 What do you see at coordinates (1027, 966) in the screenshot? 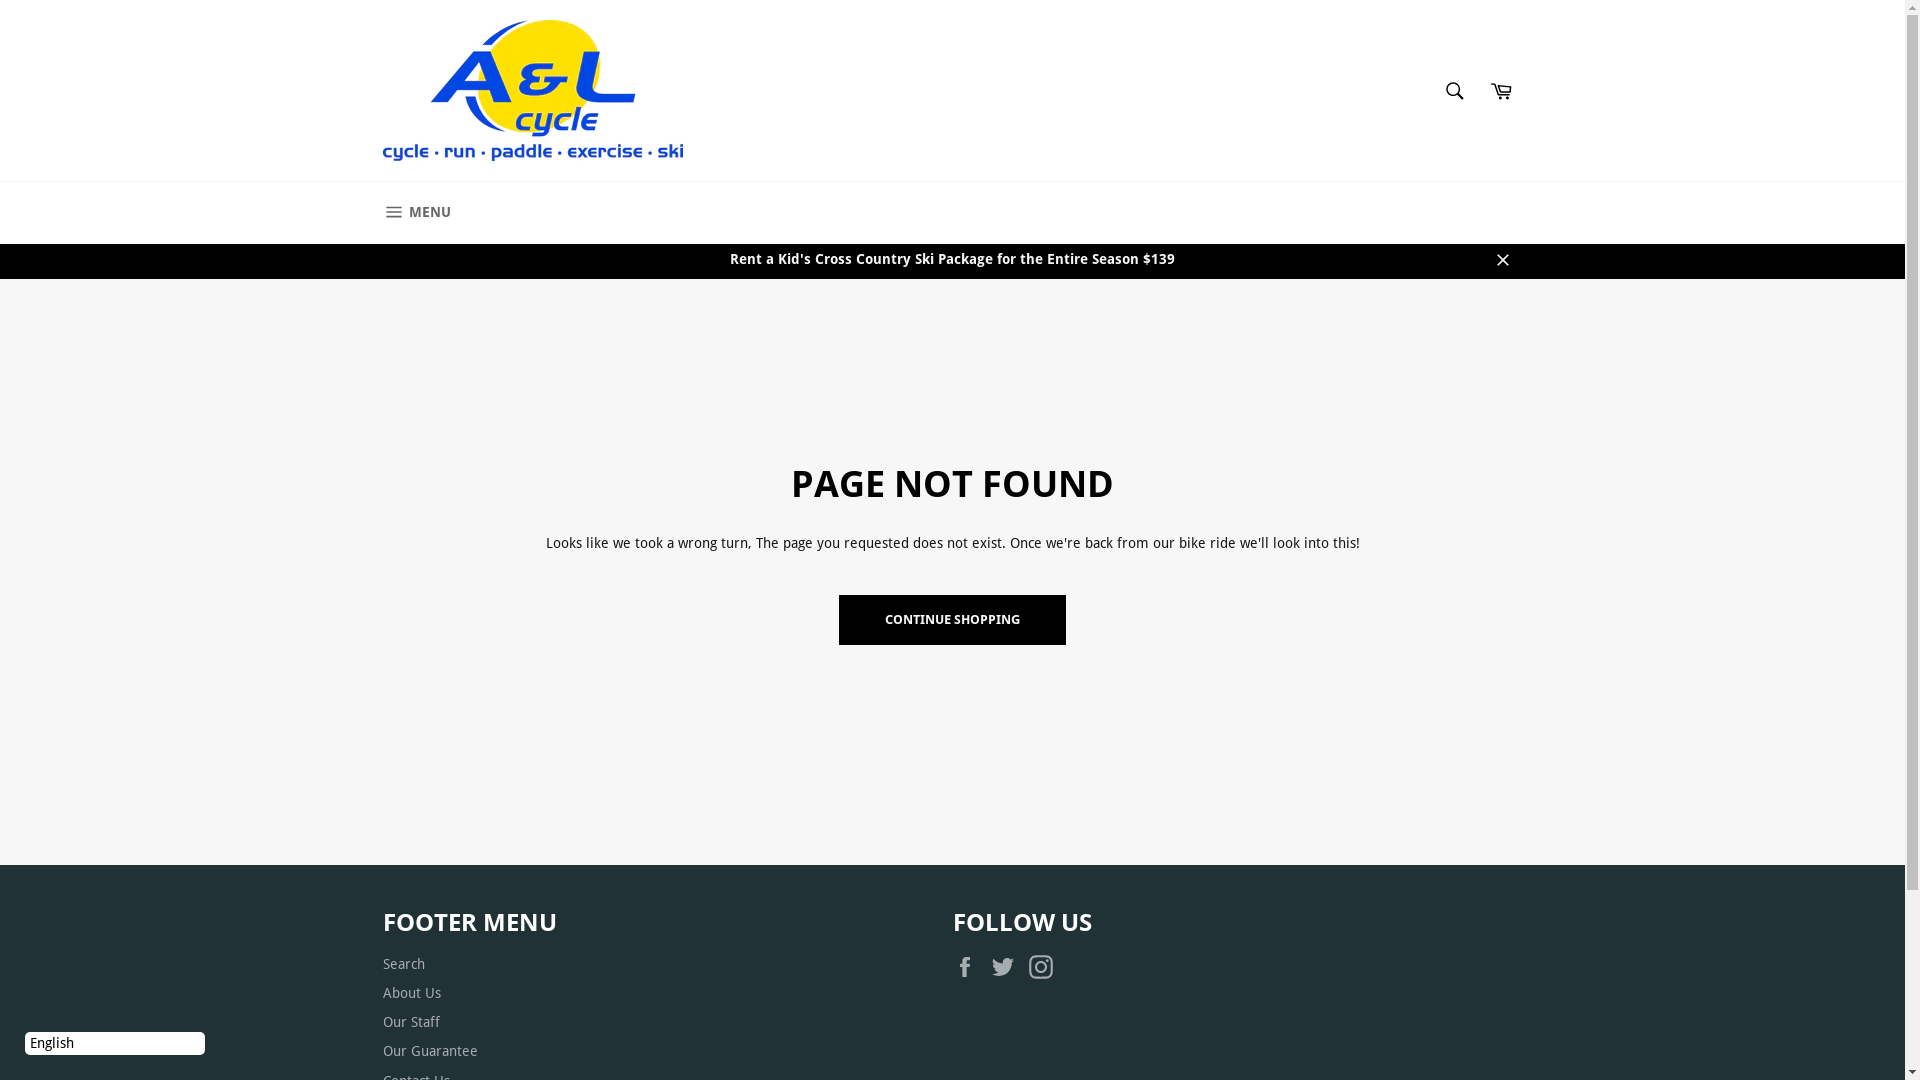
I see `'Instagram'` at bounding box center [1027, 966].